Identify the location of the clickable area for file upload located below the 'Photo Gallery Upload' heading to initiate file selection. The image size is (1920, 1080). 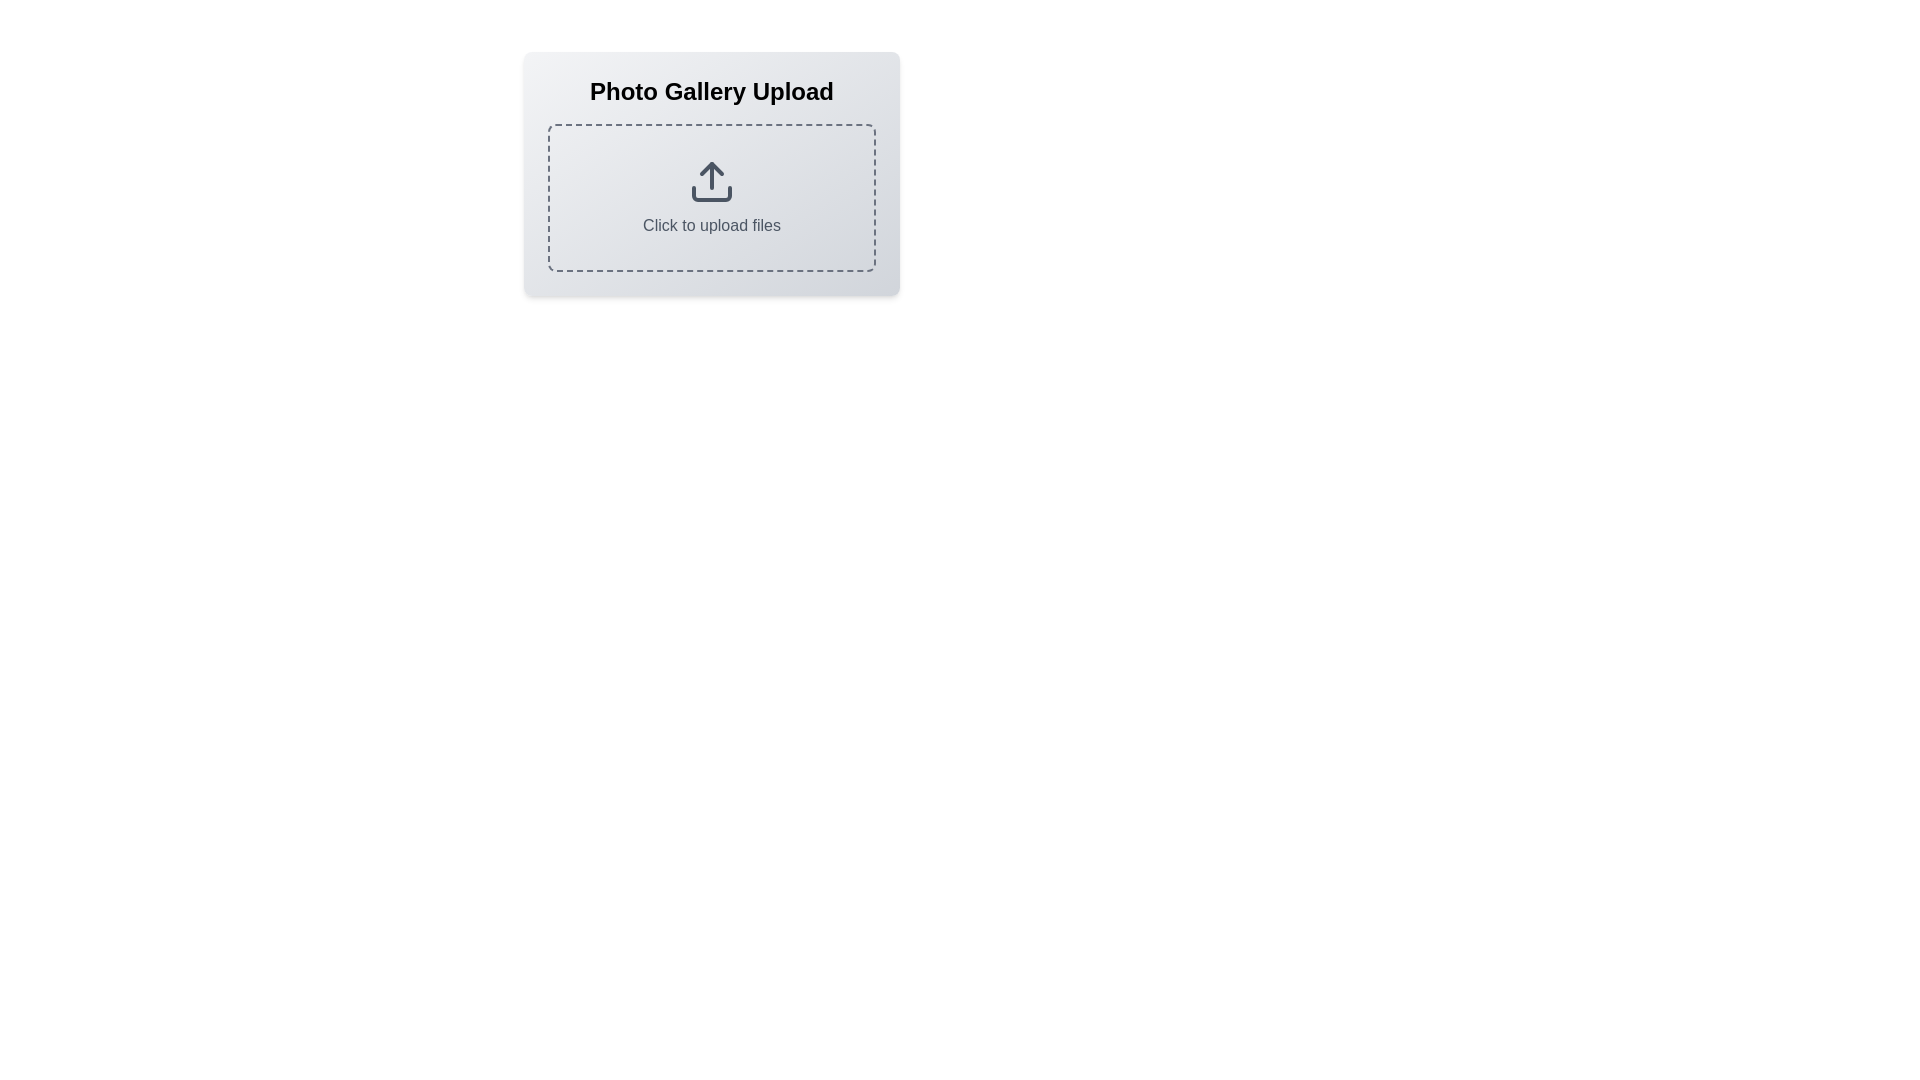
(711, 197).